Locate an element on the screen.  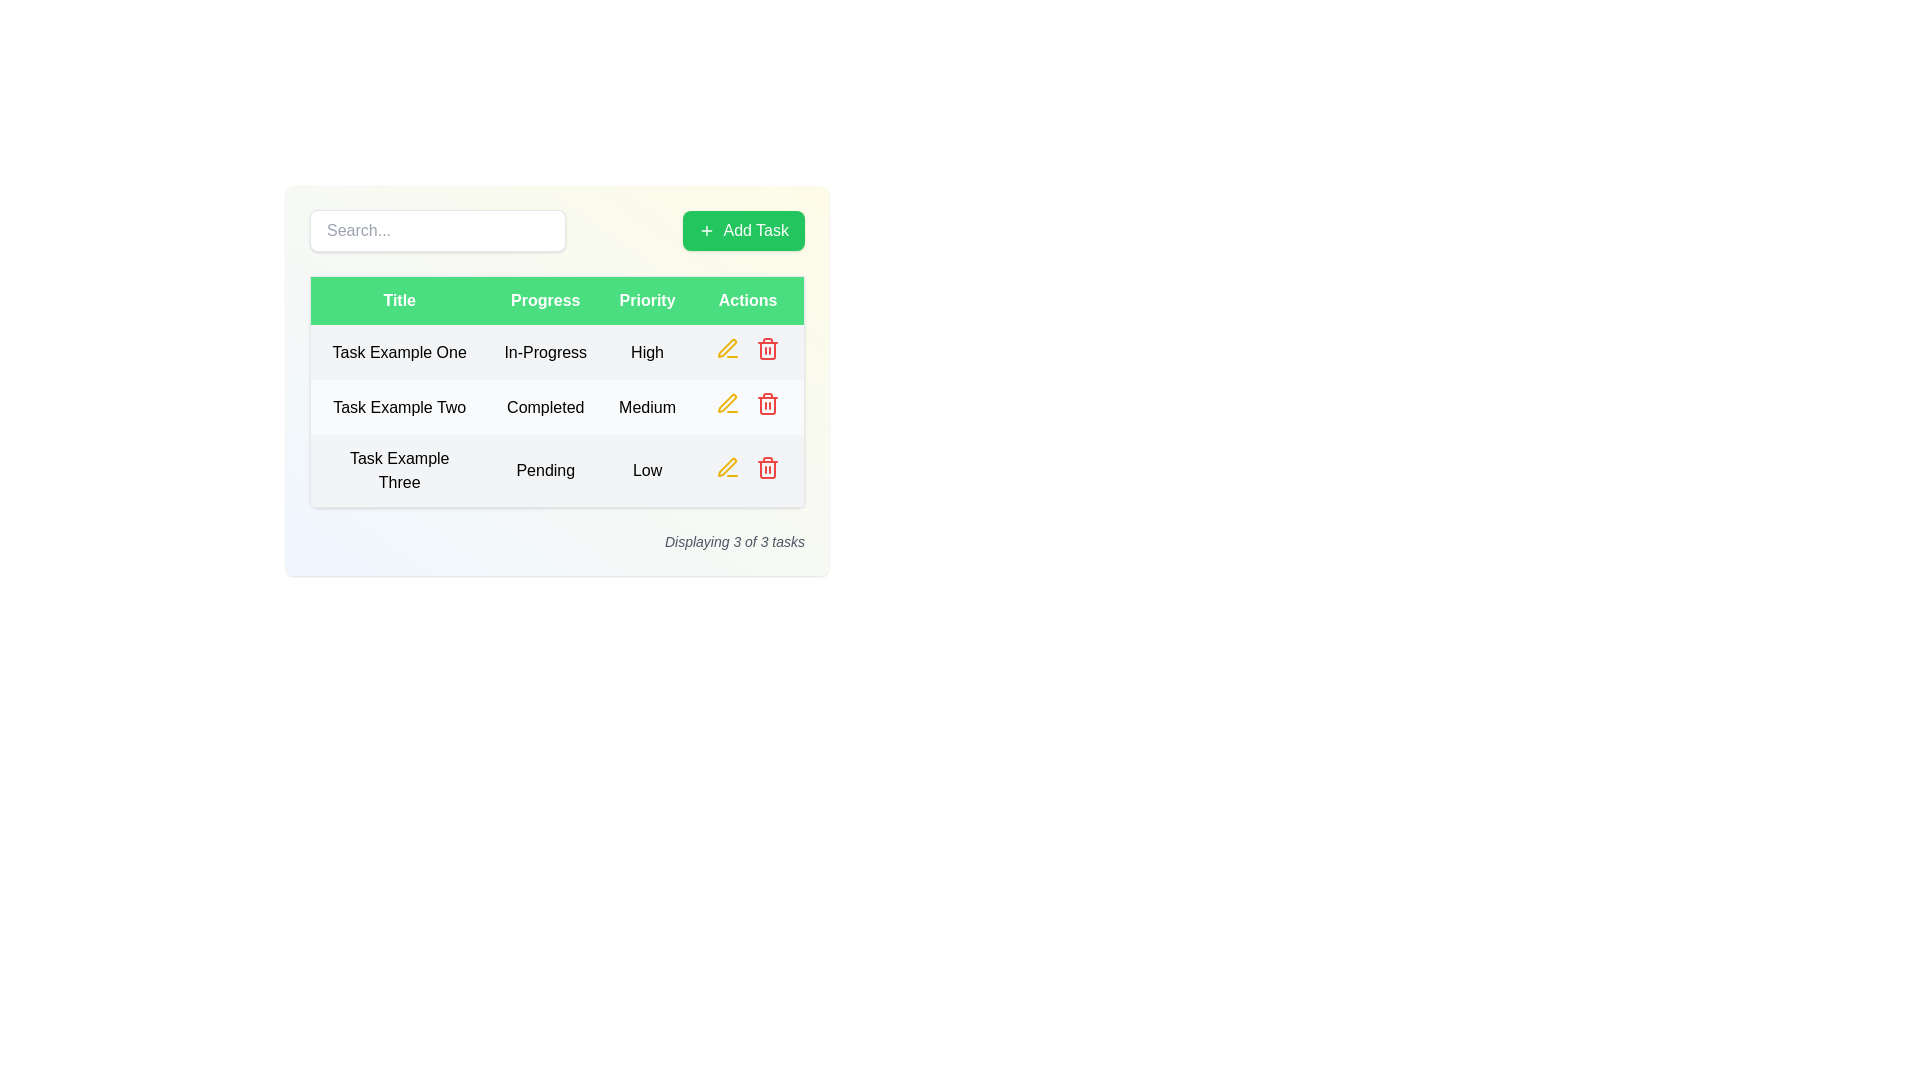
the 'Priority' header label in the table, which indicates the priority levels of tasks and is located in the third column of the header row is located at coordinates (647, 300).